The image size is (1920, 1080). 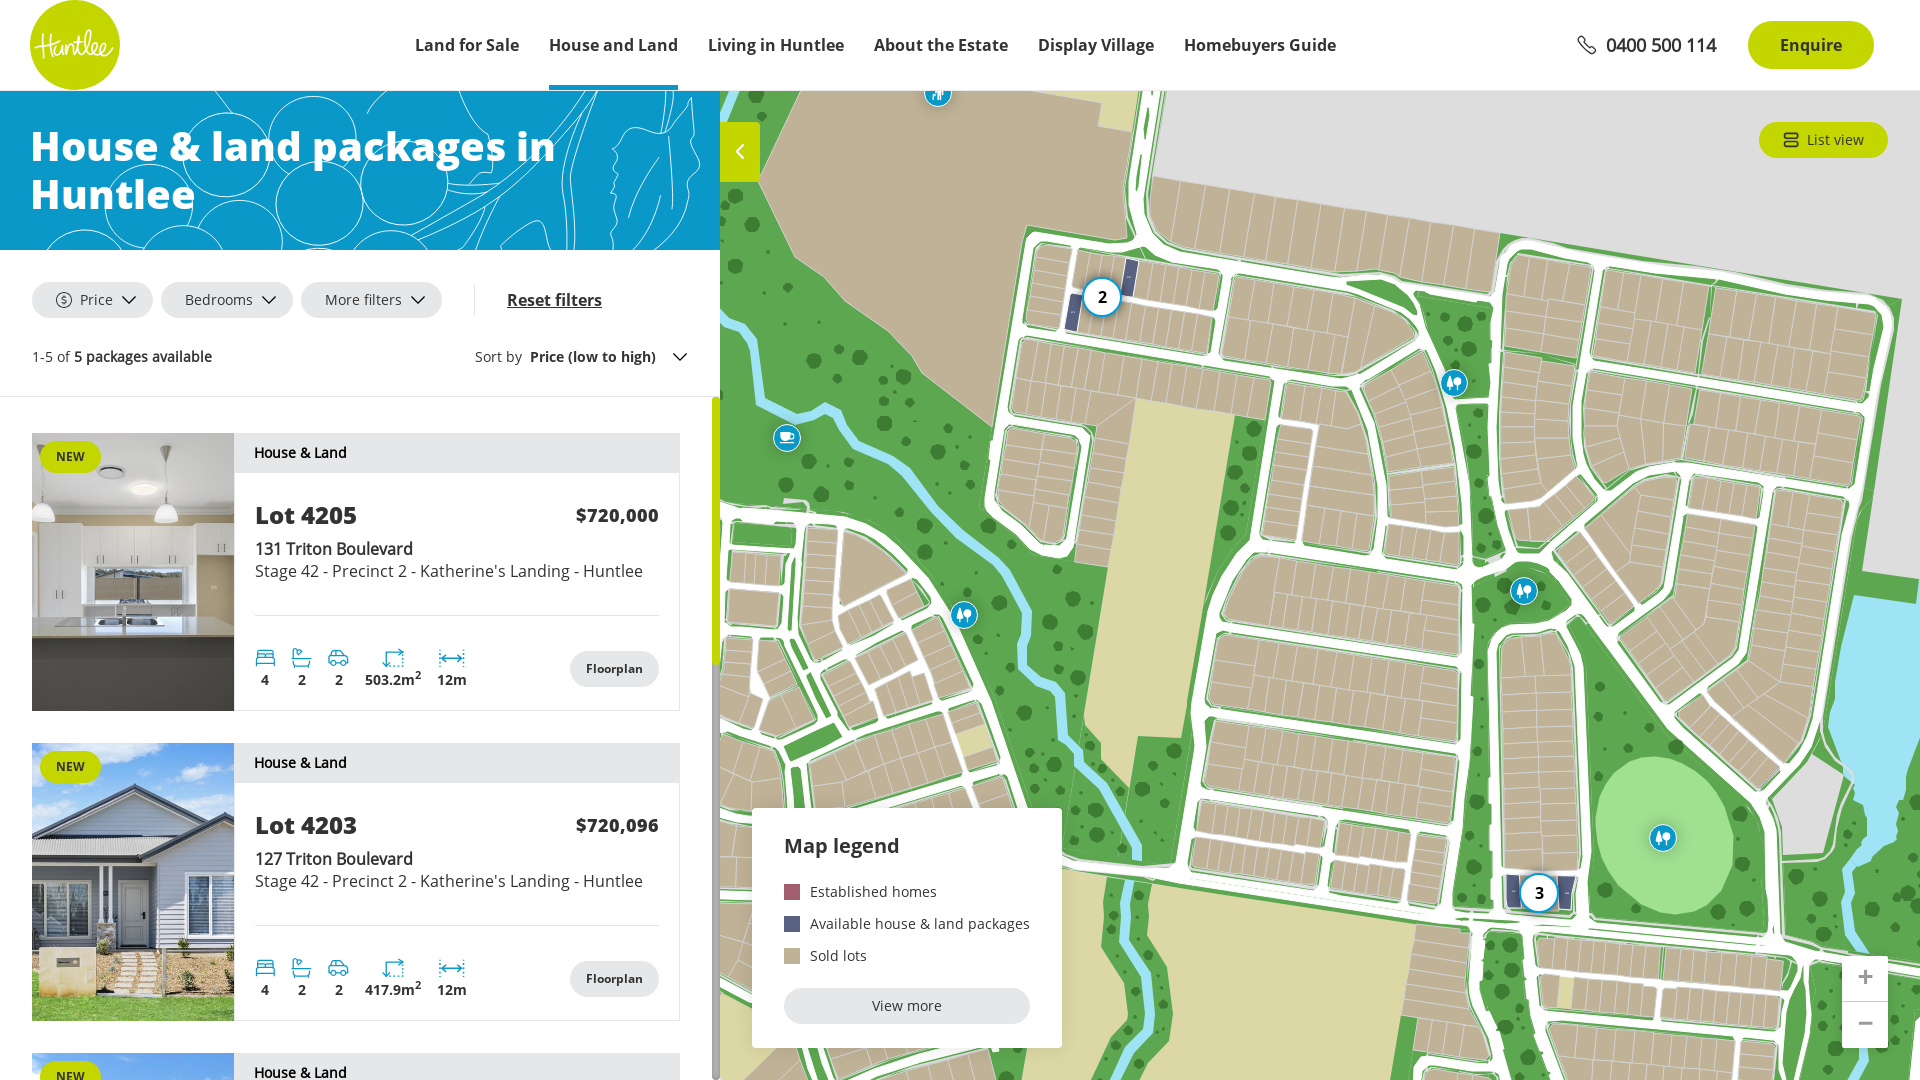 I want to click on 'Reset filters', so click(x=554, y=300).